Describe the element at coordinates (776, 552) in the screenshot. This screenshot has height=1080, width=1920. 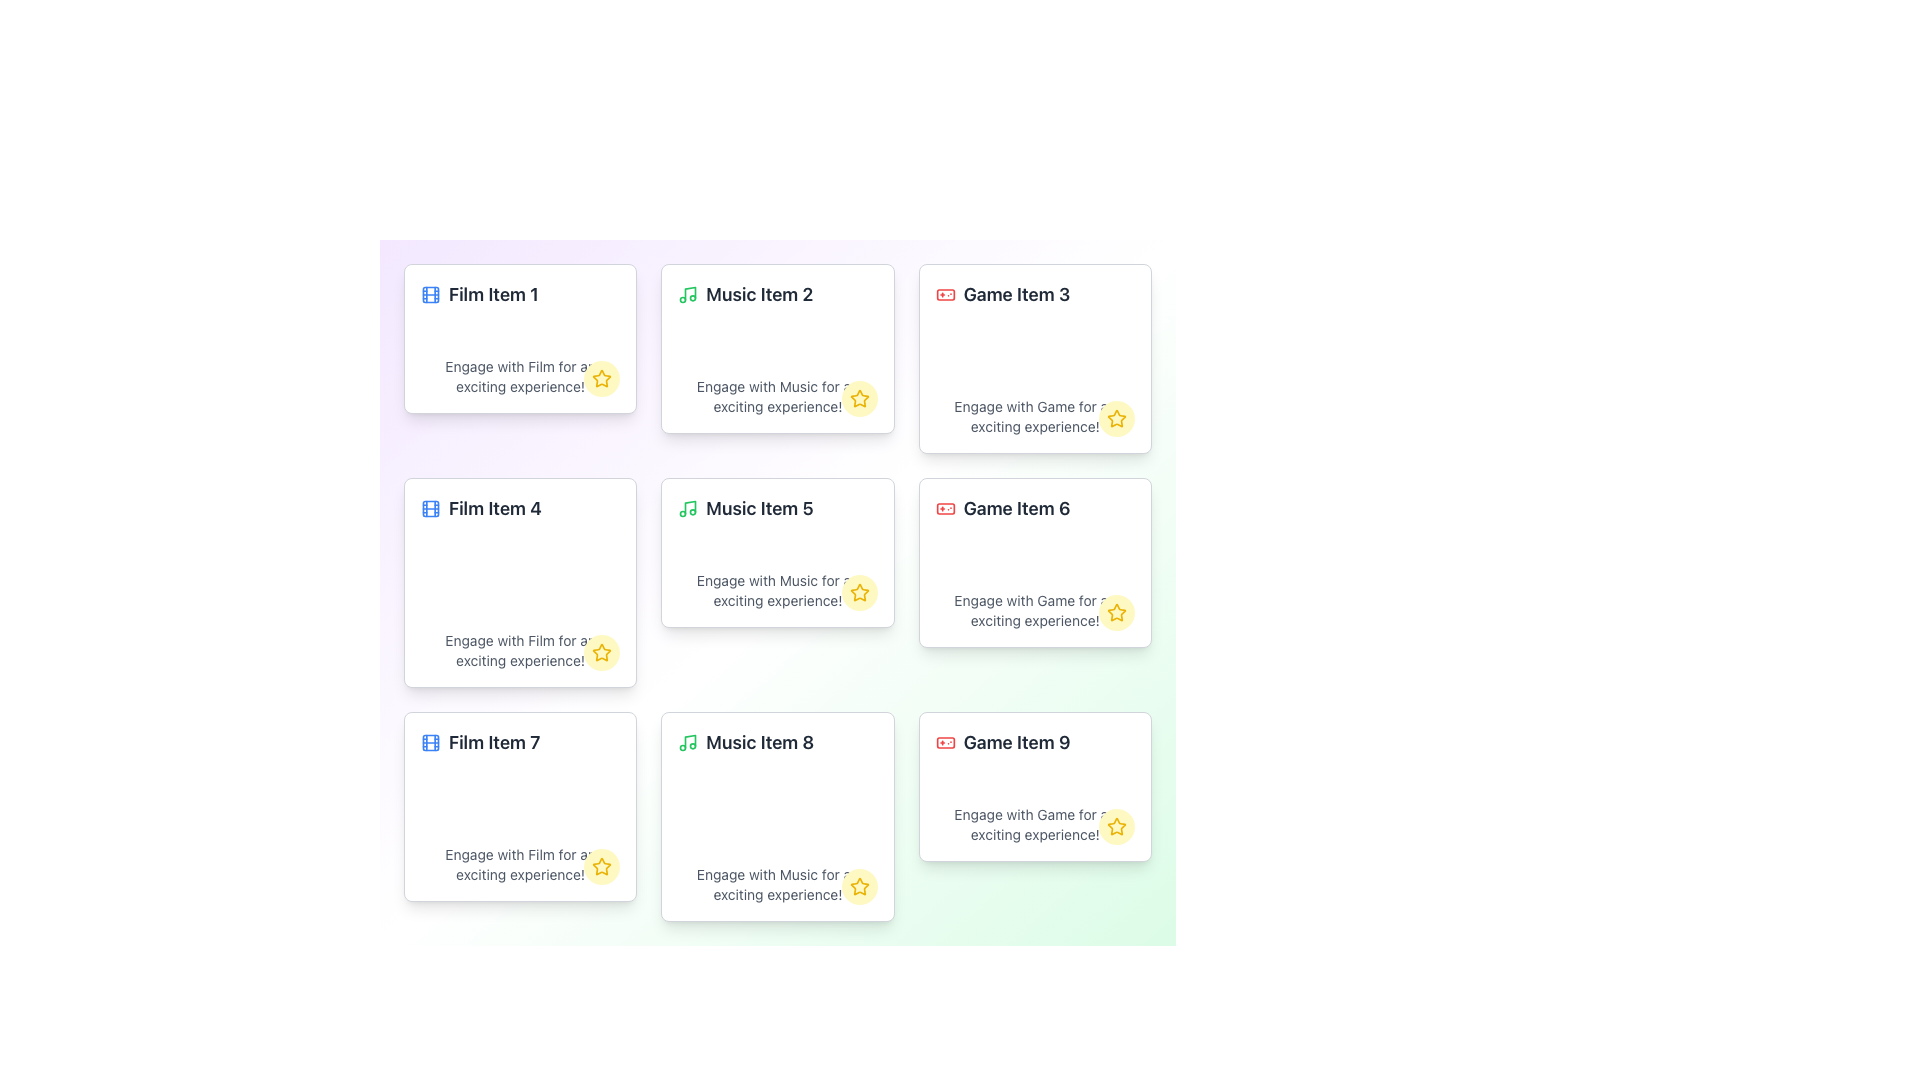
I see `the music-related activity display card located in the second row, second column of the grid layout` at that location.